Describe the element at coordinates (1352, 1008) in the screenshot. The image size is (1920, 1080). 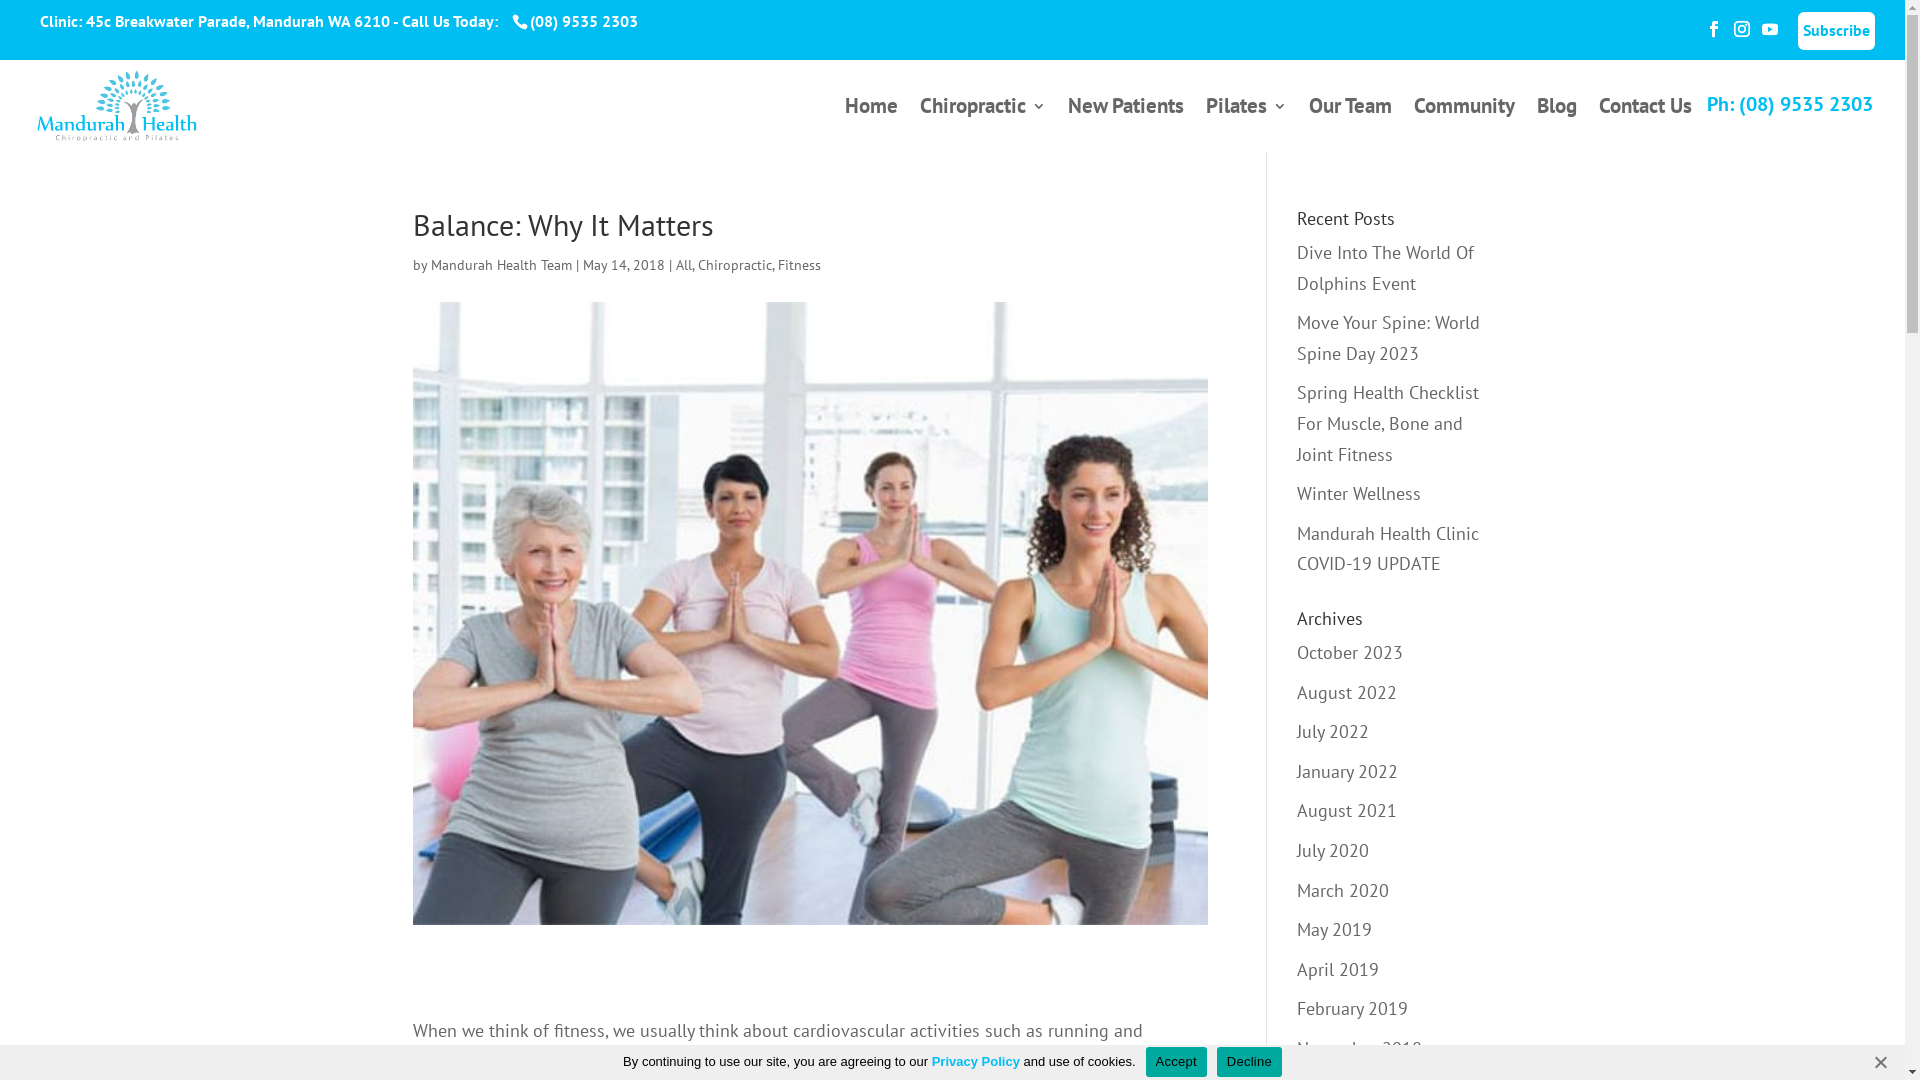
I see `'February 2019'` at that location.